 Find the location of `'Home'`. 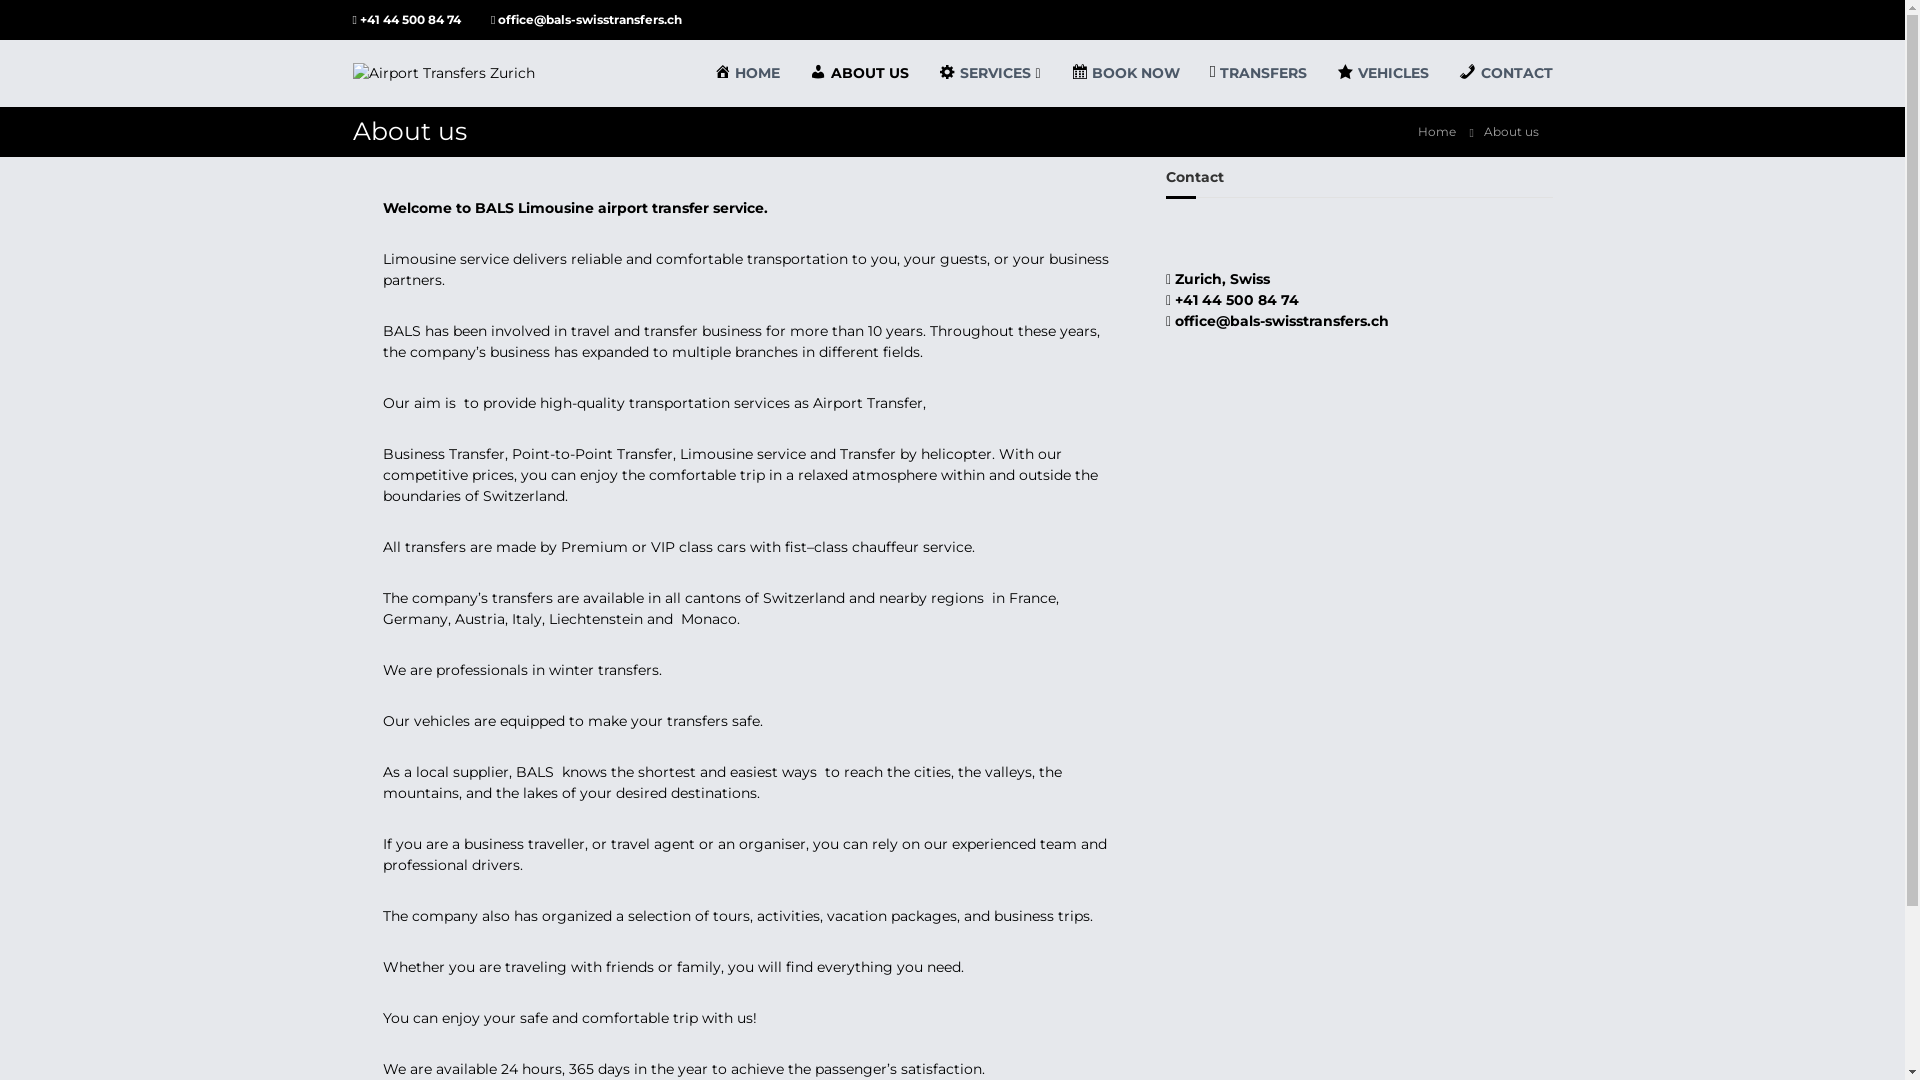

'Home' is located at coordinates (1435, 131).